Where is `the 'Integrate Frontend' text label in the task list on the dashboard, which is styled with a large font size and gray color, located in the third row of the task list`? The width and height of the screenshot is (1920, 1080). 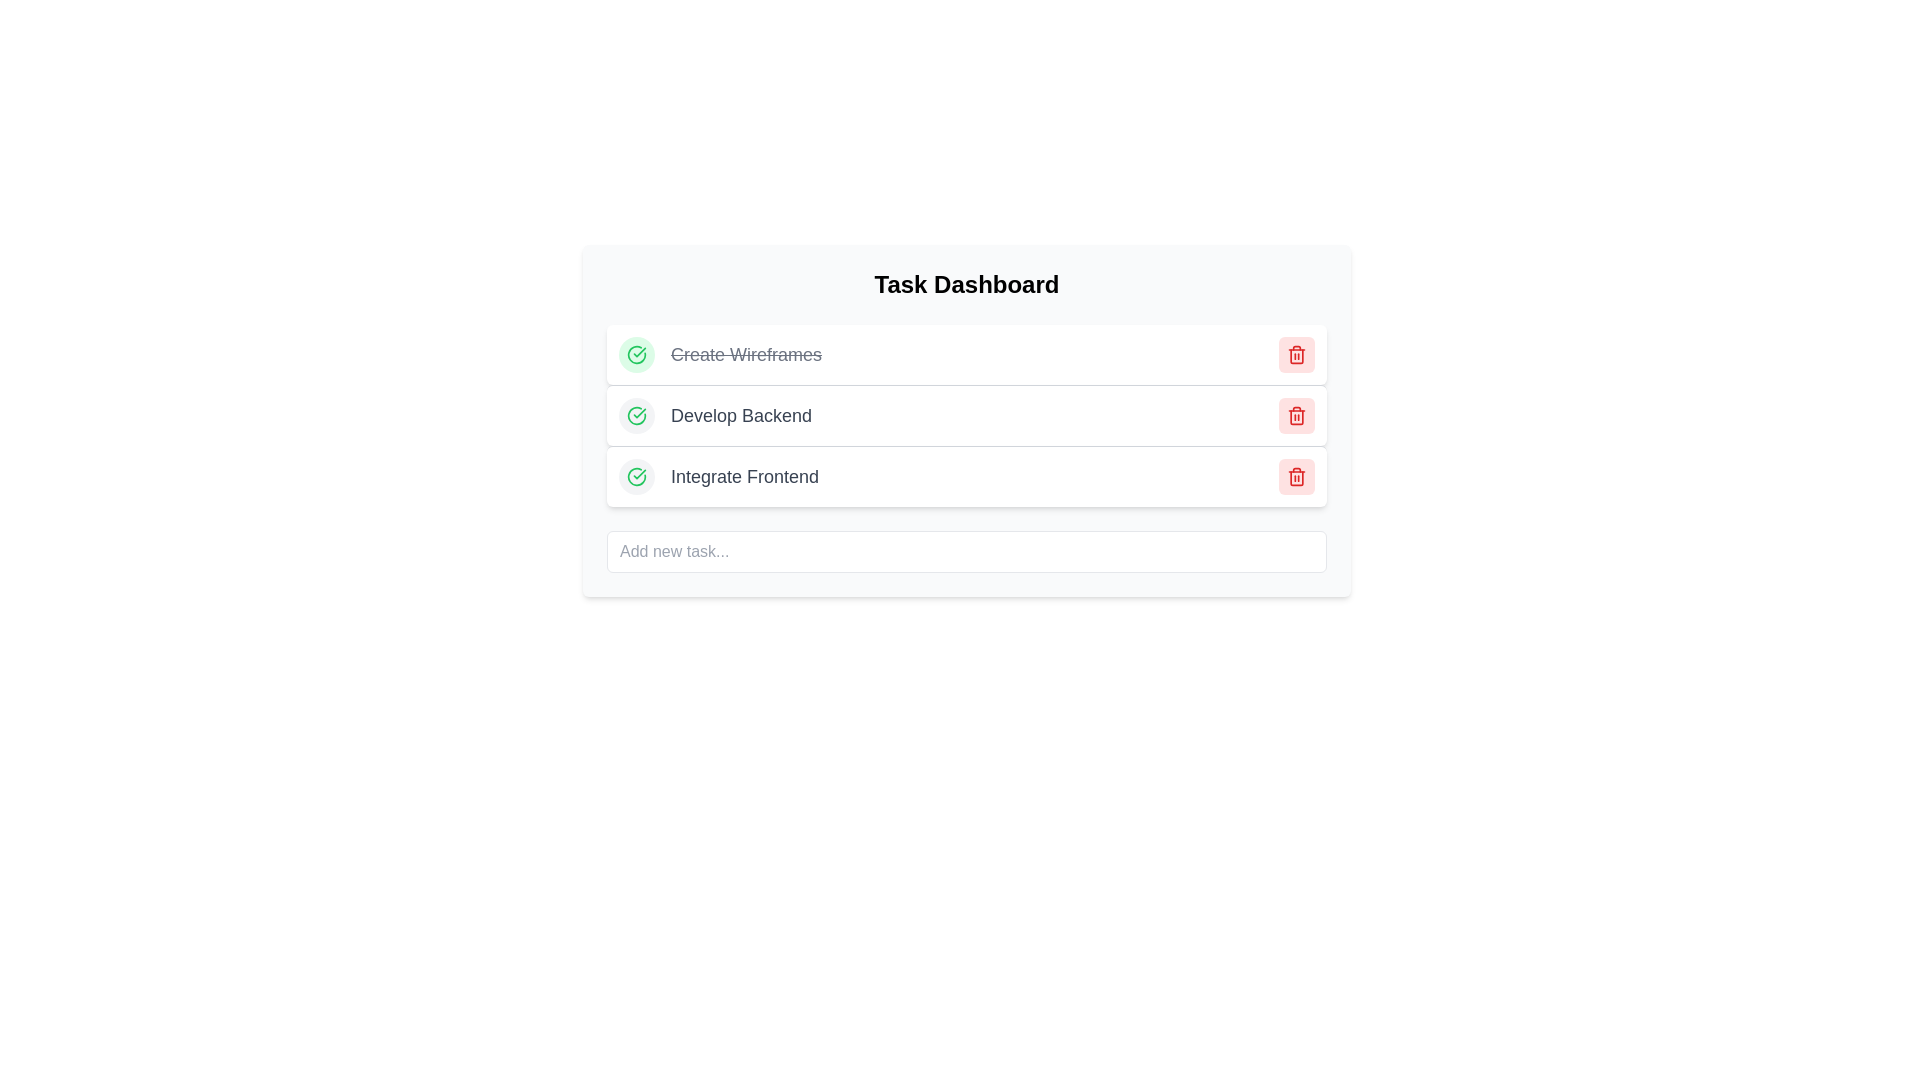
the 'Integrate Frontend' text label in the task list on the dashboard, which is styled with a large font size and gray color, located in the third row of the task list is located at coordinates (743, 477).